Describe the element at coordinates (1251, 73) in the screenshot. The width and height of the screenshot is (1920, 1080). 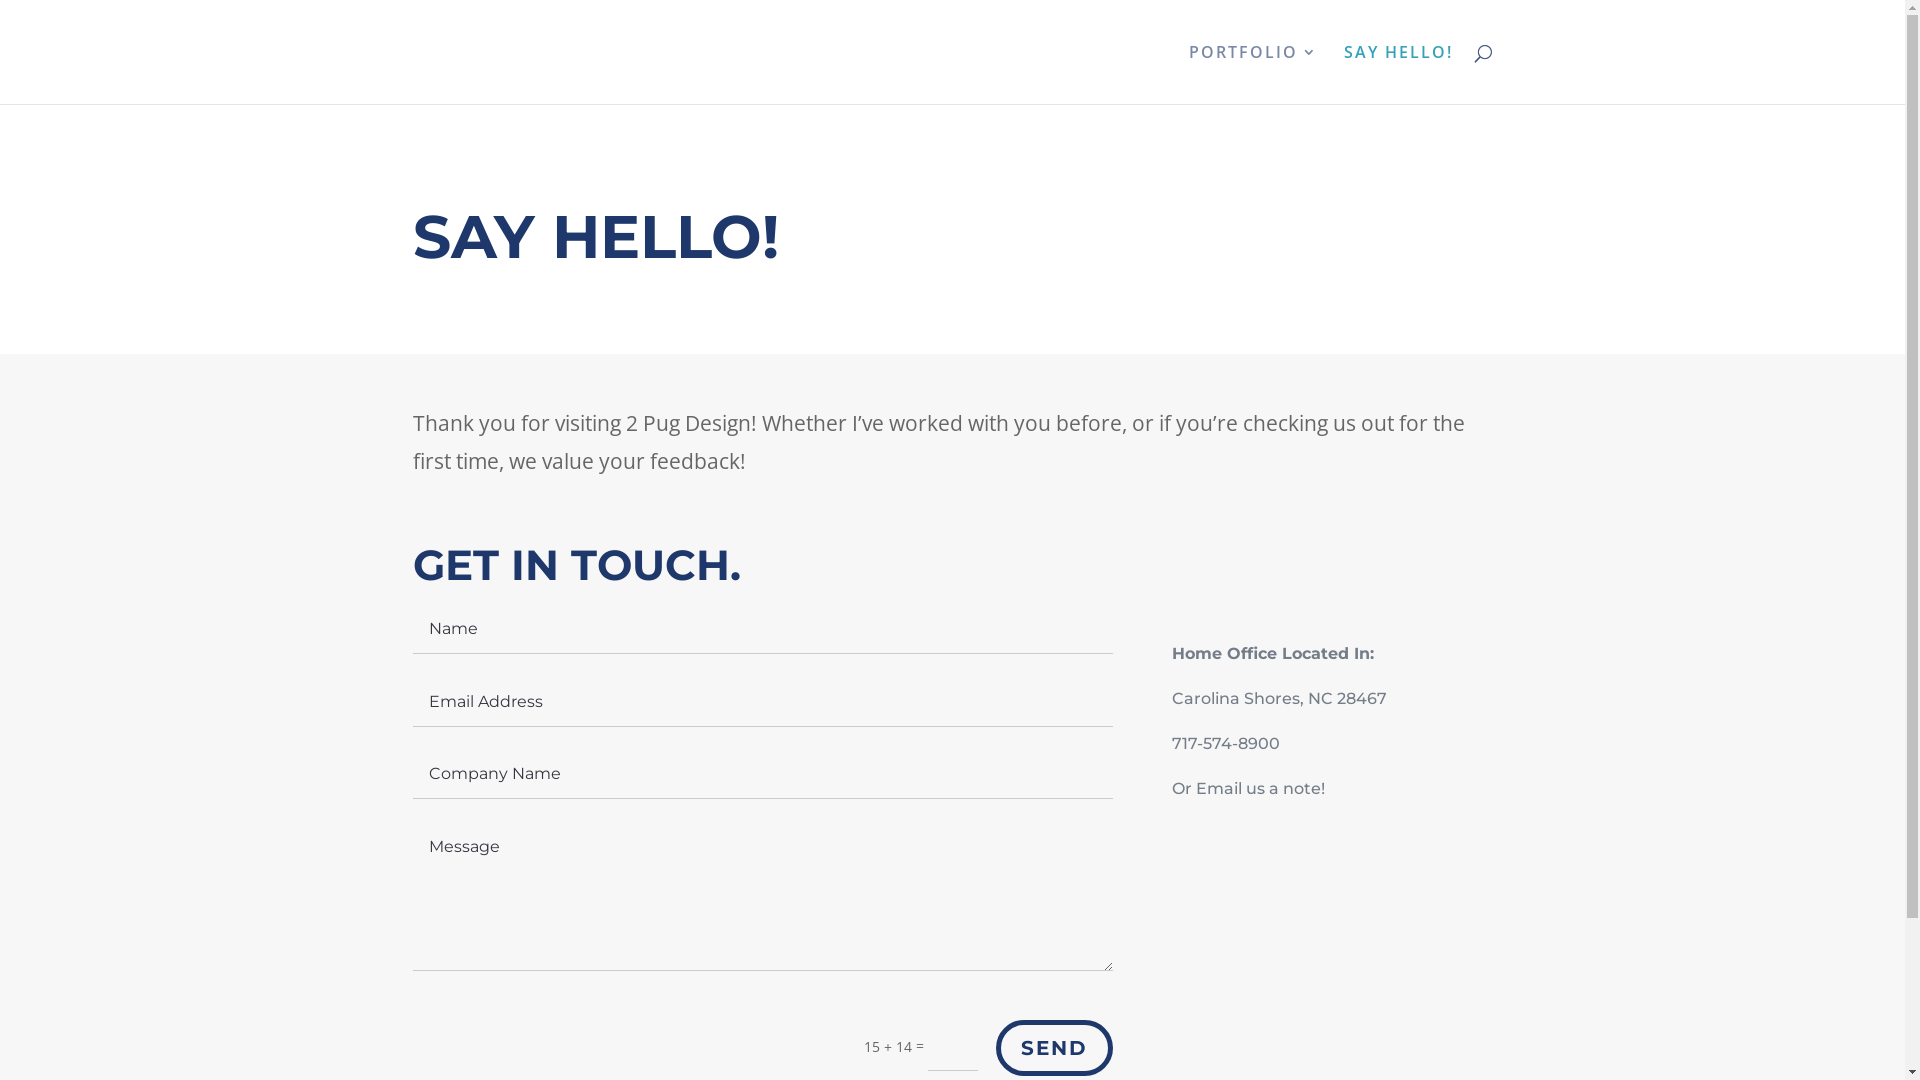
I see `'PORTFOLIO'` at that location.